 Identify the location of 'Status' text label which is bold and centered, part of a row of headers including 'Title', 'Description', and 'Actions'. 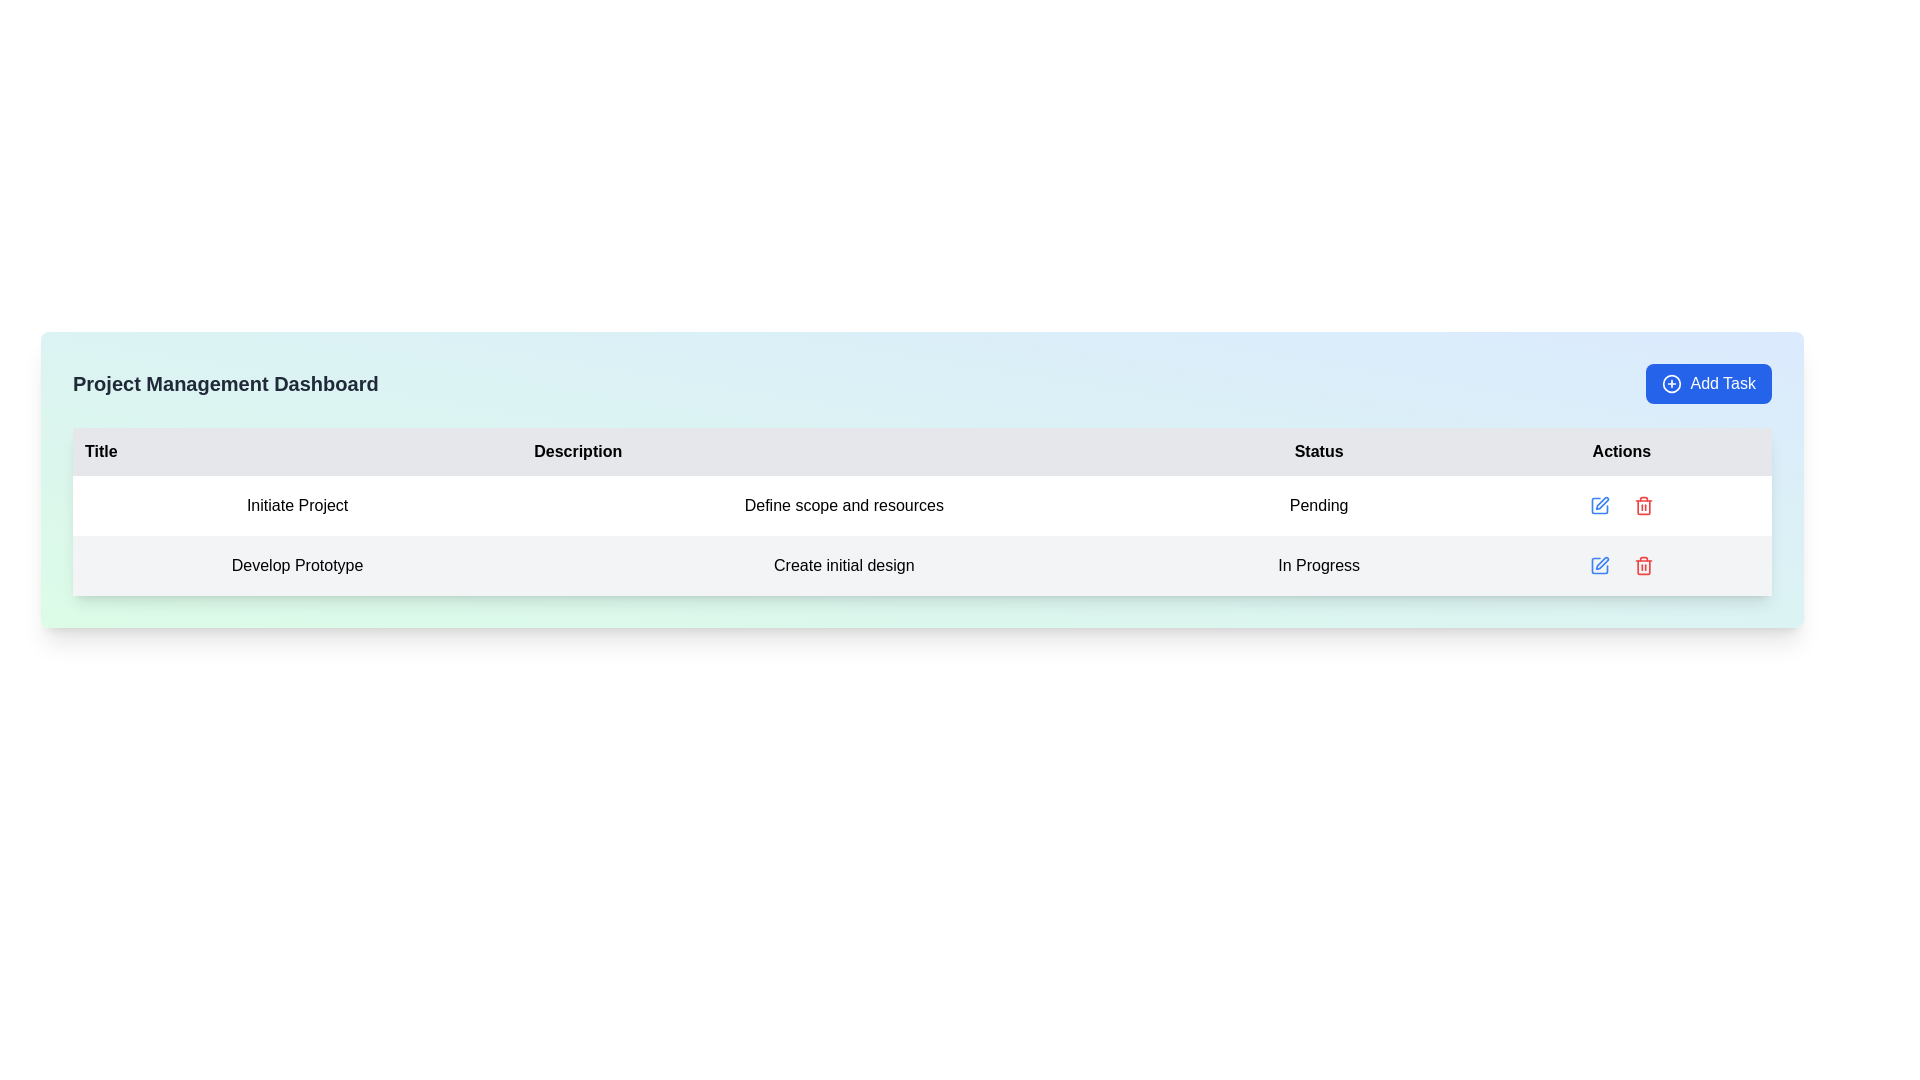
(1319, 451).